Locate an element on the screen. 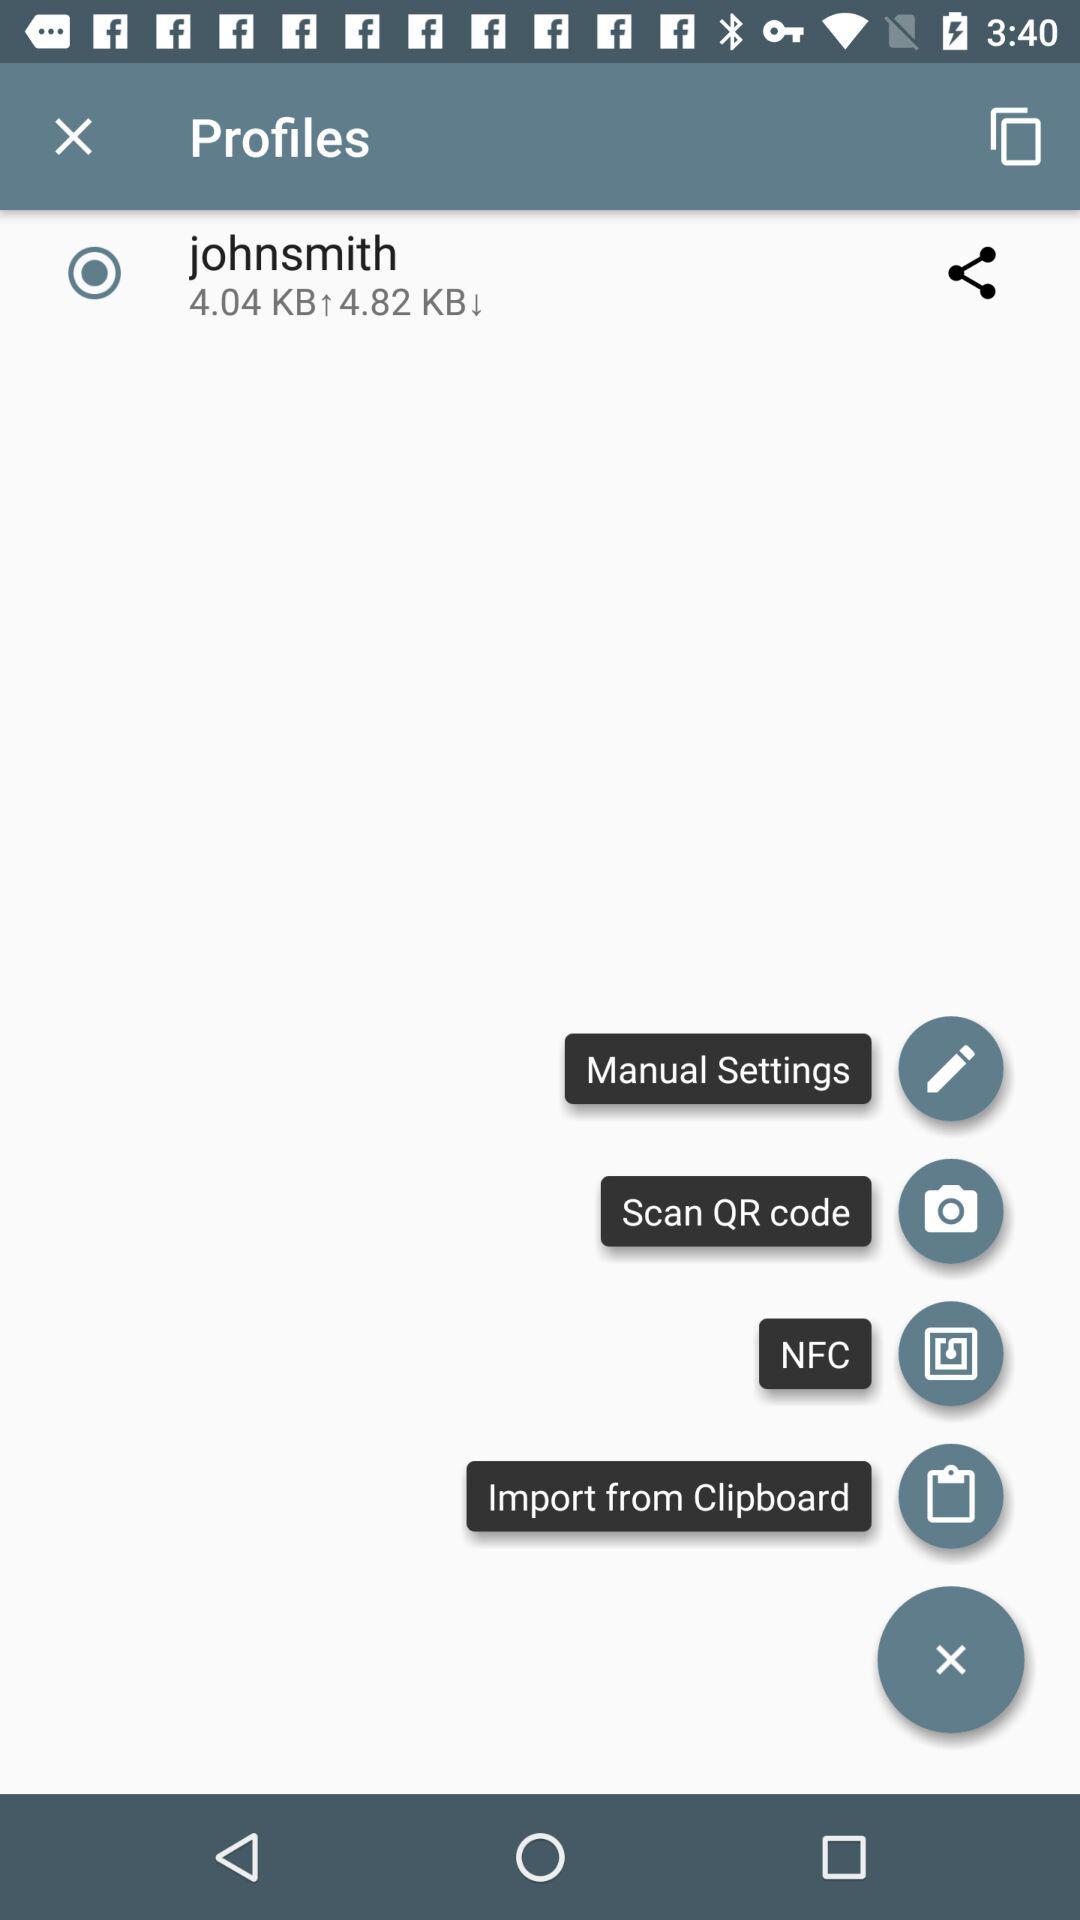 The image size is (1080, 1920). manual settings item is located at coordinates (717, 1067).